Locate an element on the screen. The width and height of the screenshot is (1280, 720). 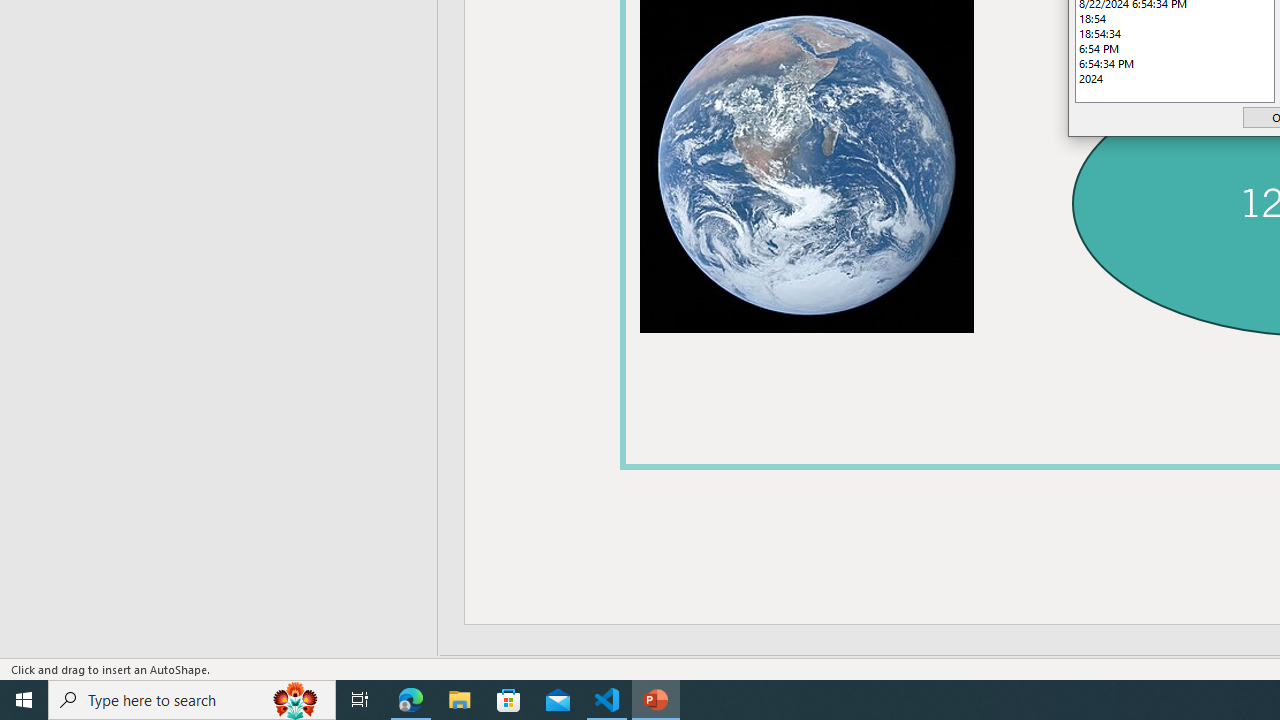
'18:54:34' is located at coordinates (1175, 33).